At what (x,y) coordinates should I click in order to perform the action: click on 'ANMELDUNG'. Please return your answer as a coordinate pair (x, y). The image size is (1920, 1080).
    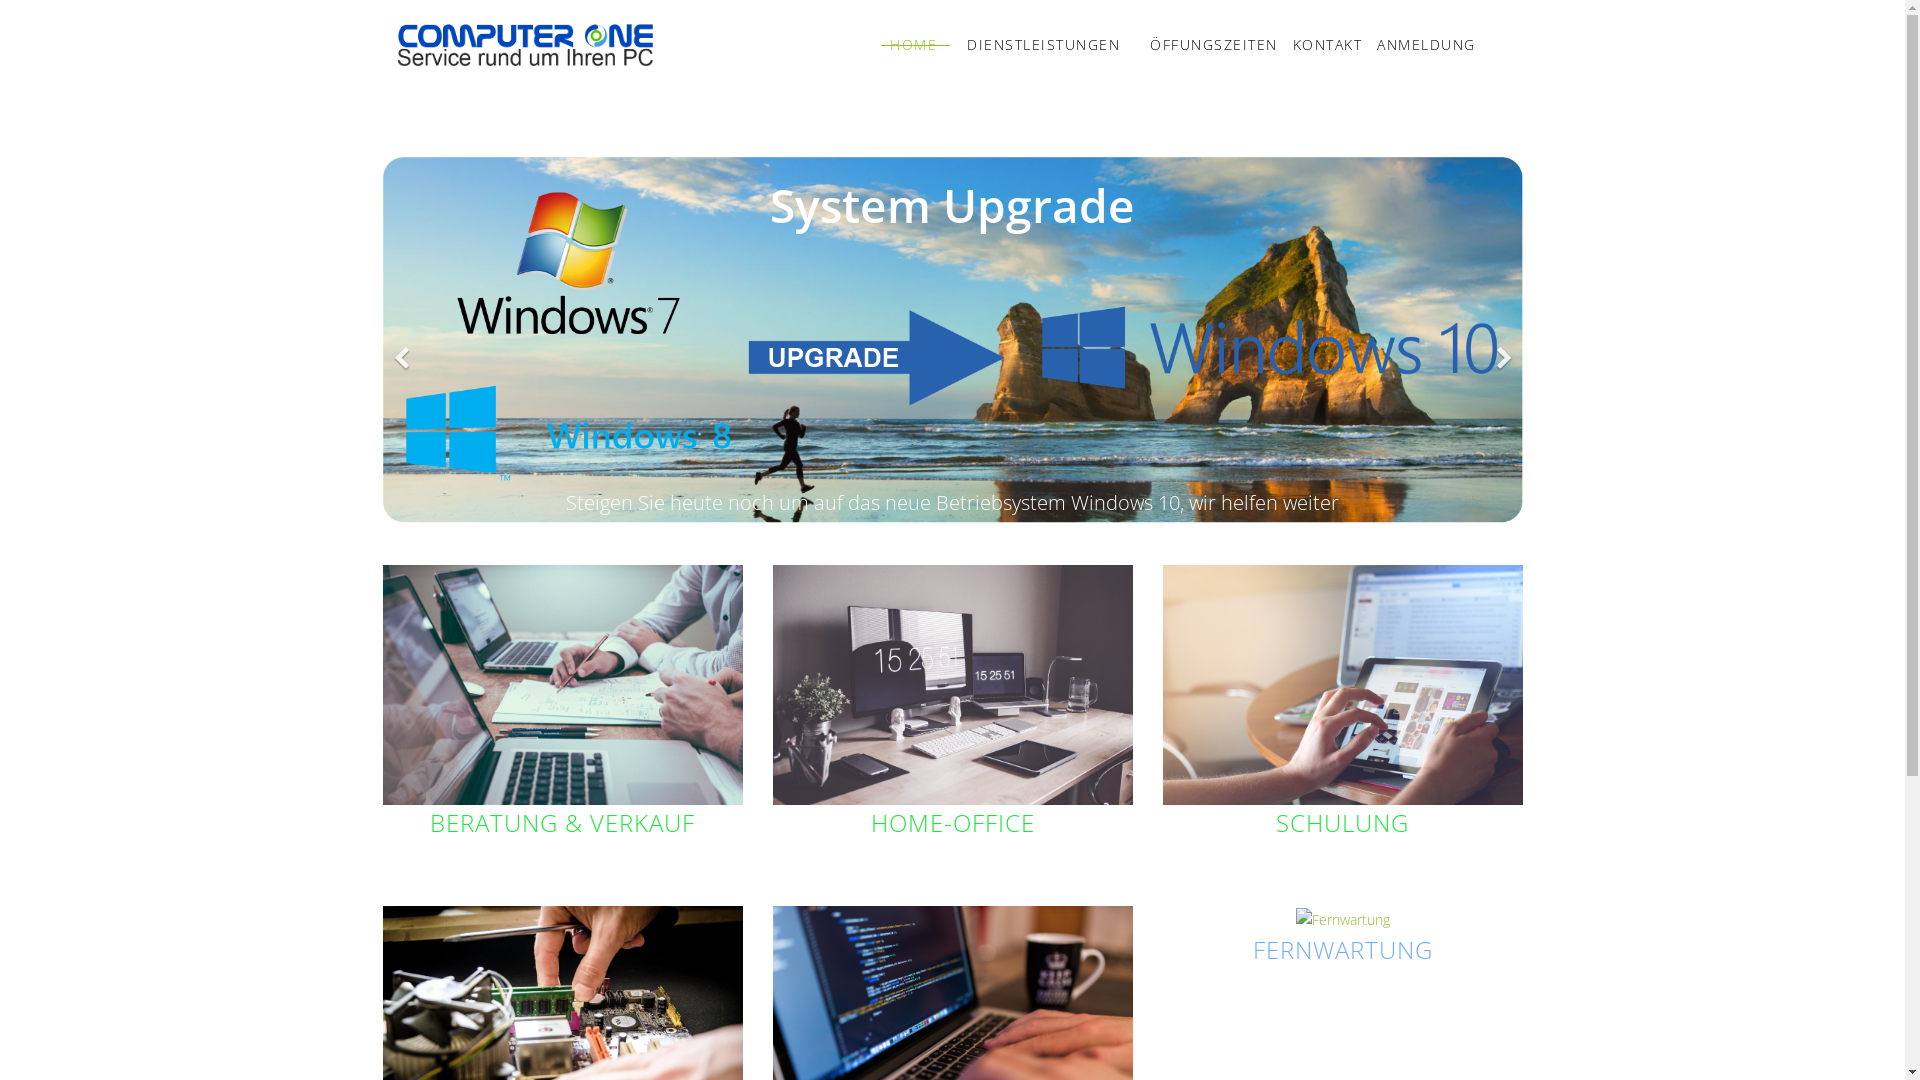
    Looking at the image, I should click on (1418, 45).